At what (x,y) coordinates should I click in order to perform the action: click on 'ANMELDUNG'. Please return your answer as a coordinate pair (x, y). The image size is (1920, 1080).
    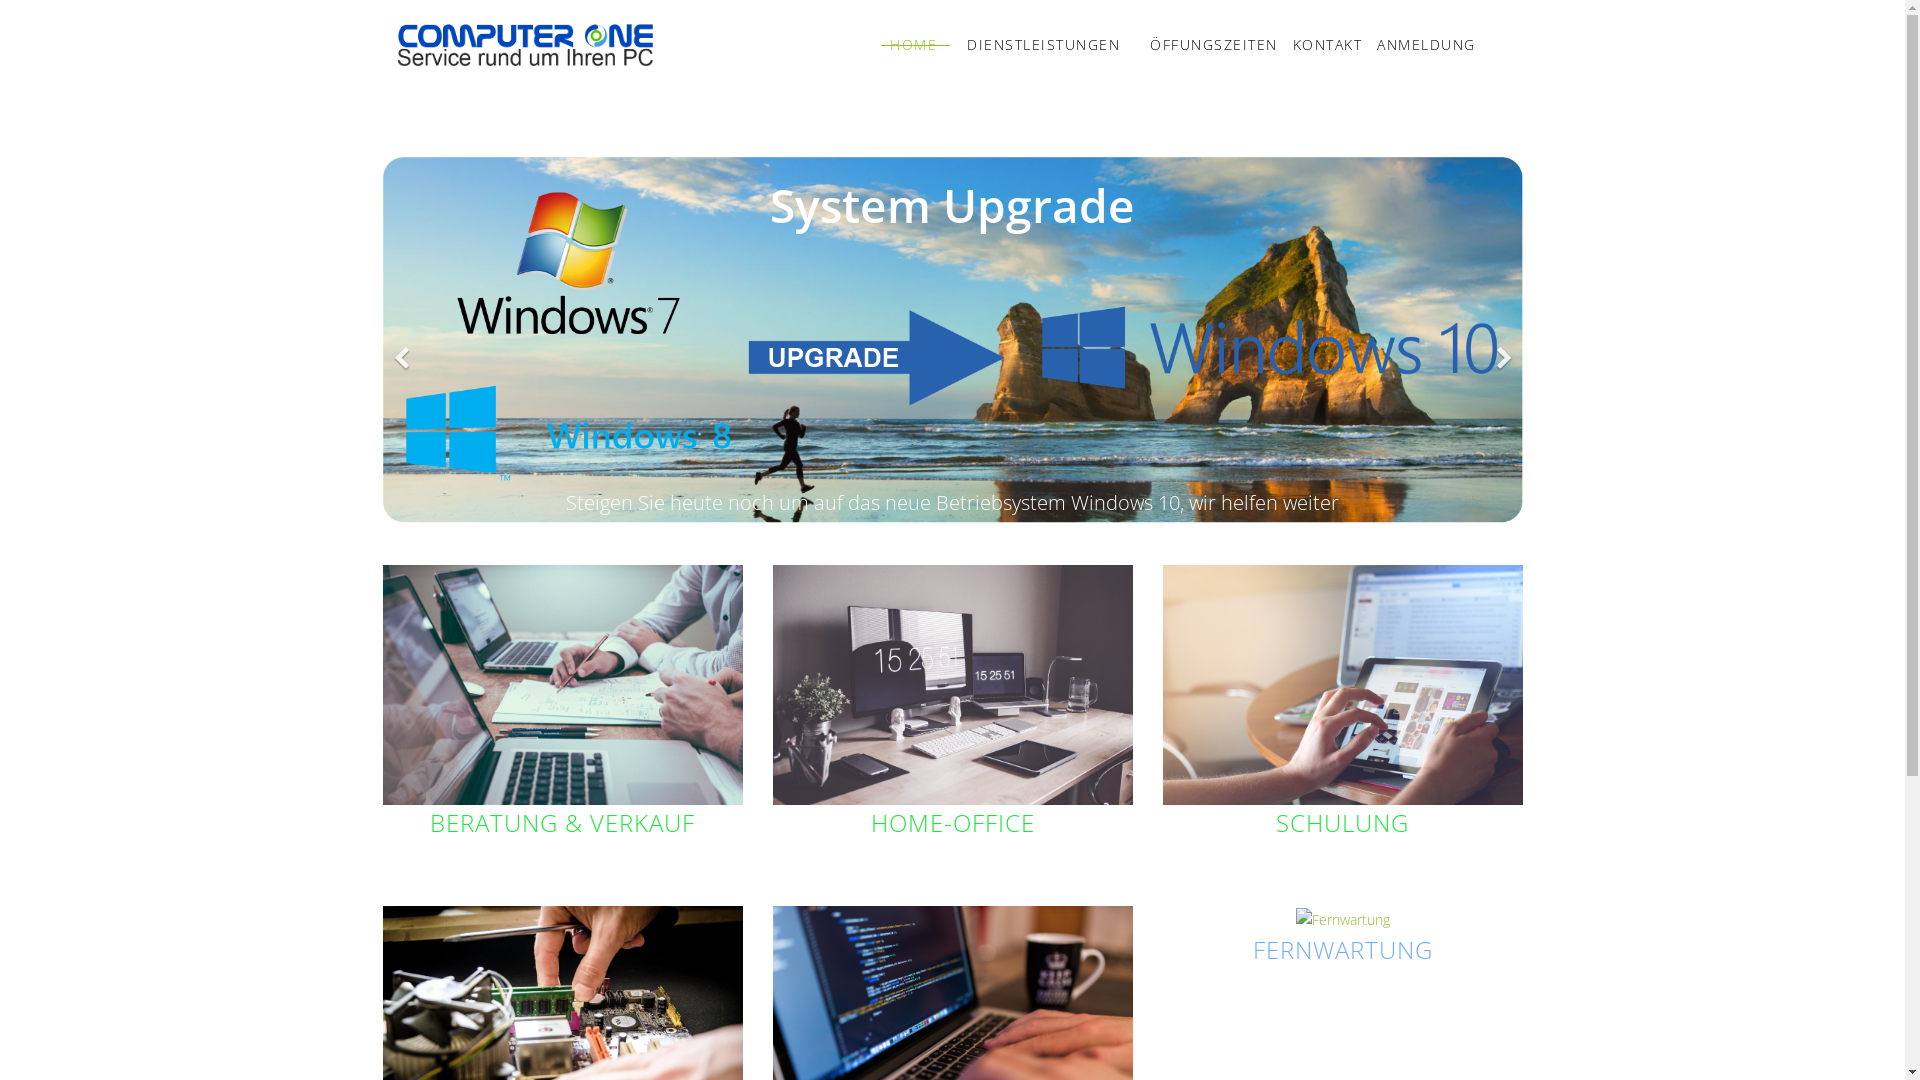
    Looking at the image, I should click on (1418, 45).